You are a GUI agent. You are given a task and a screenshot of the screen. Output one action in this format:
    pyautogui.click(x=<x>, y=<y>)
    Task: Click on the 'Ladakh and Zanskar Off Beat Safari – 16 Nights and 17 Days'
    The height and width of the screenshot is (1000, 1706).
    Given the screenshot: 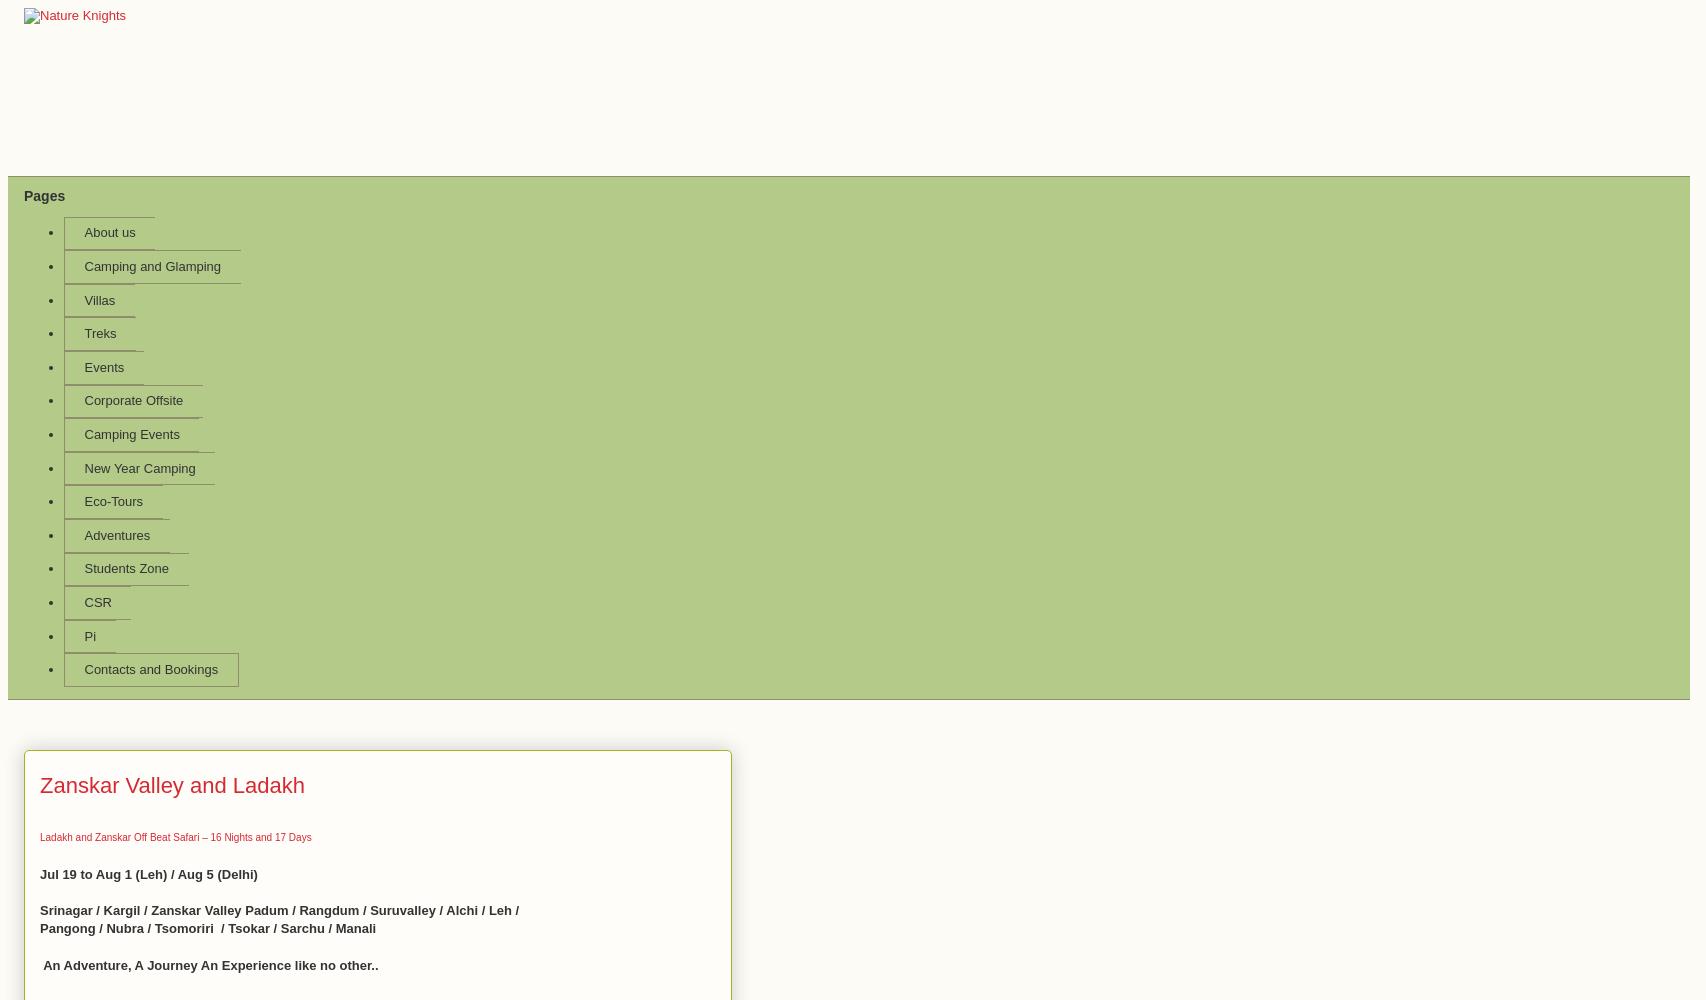 What is the action you would take?
    pyautogui.click(x=175, y=835)
    